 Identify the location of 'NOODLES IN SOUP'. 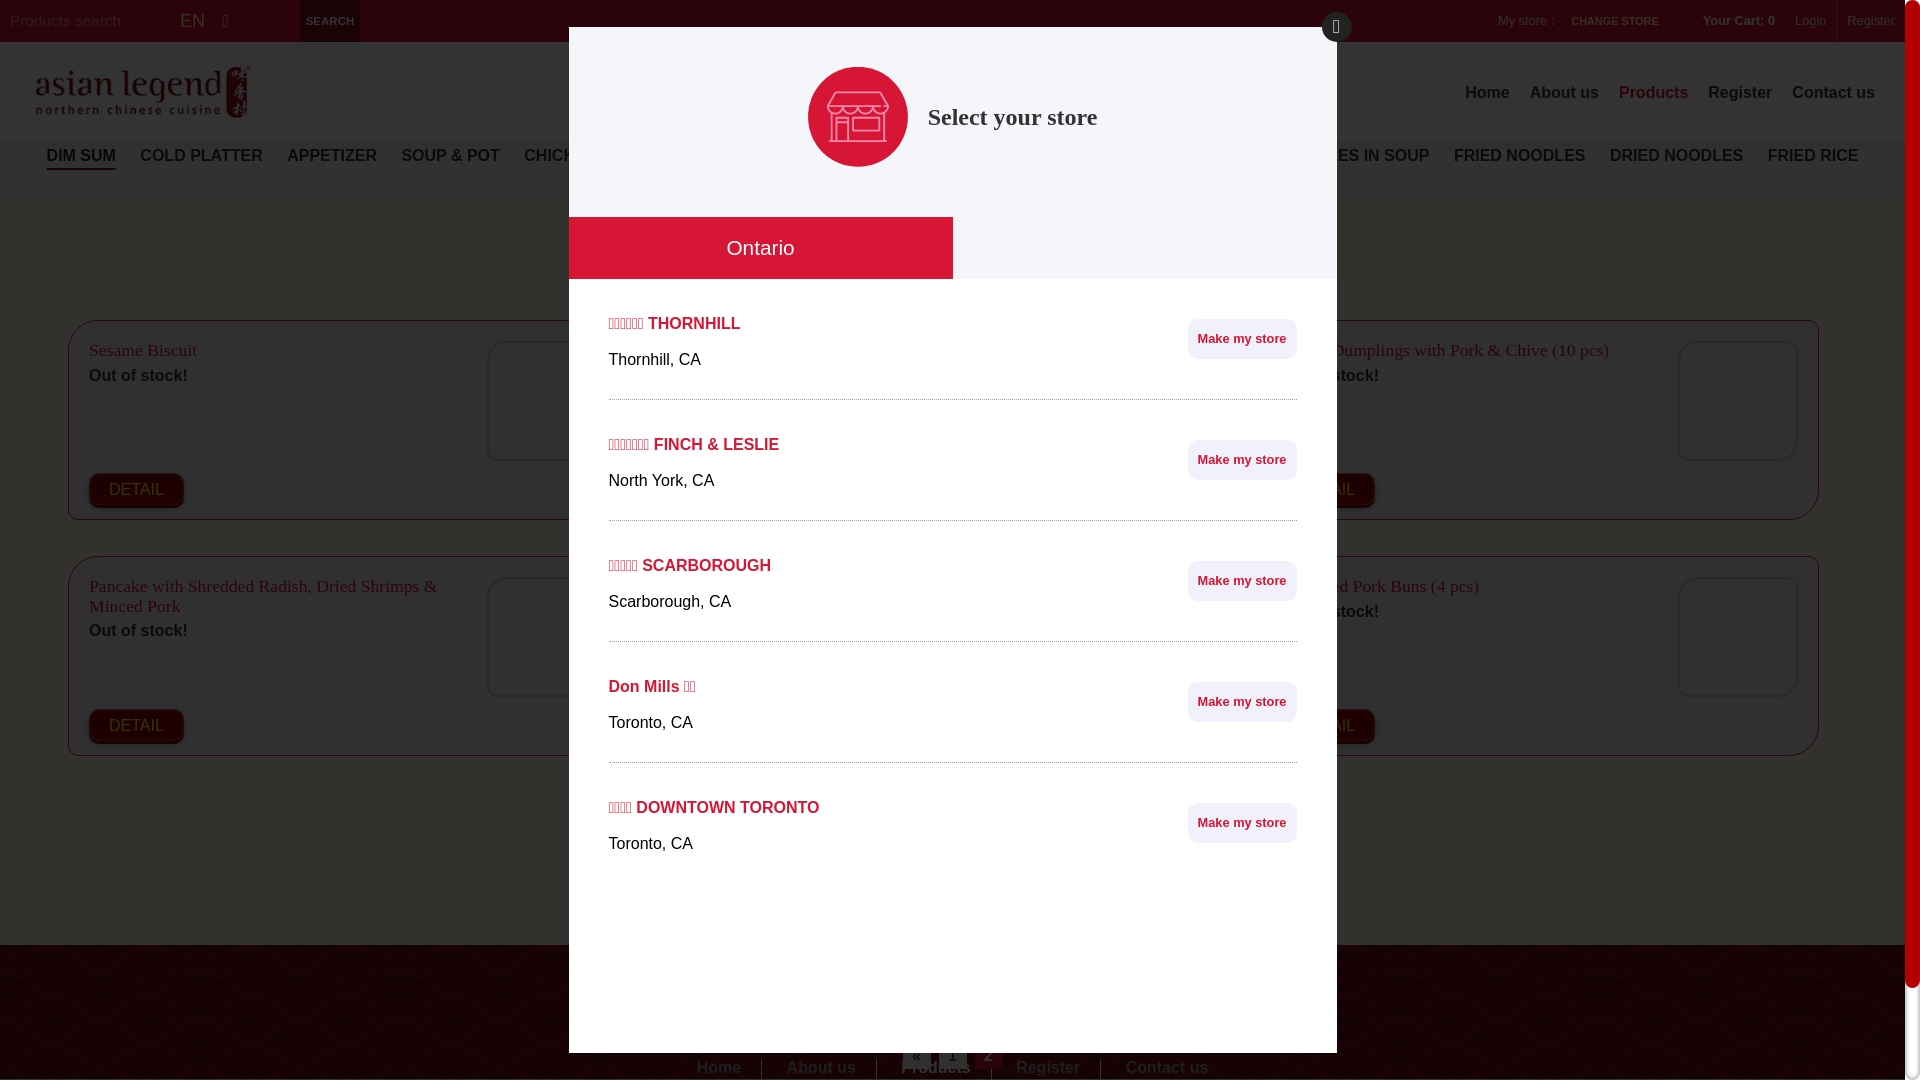
(1354, 154).